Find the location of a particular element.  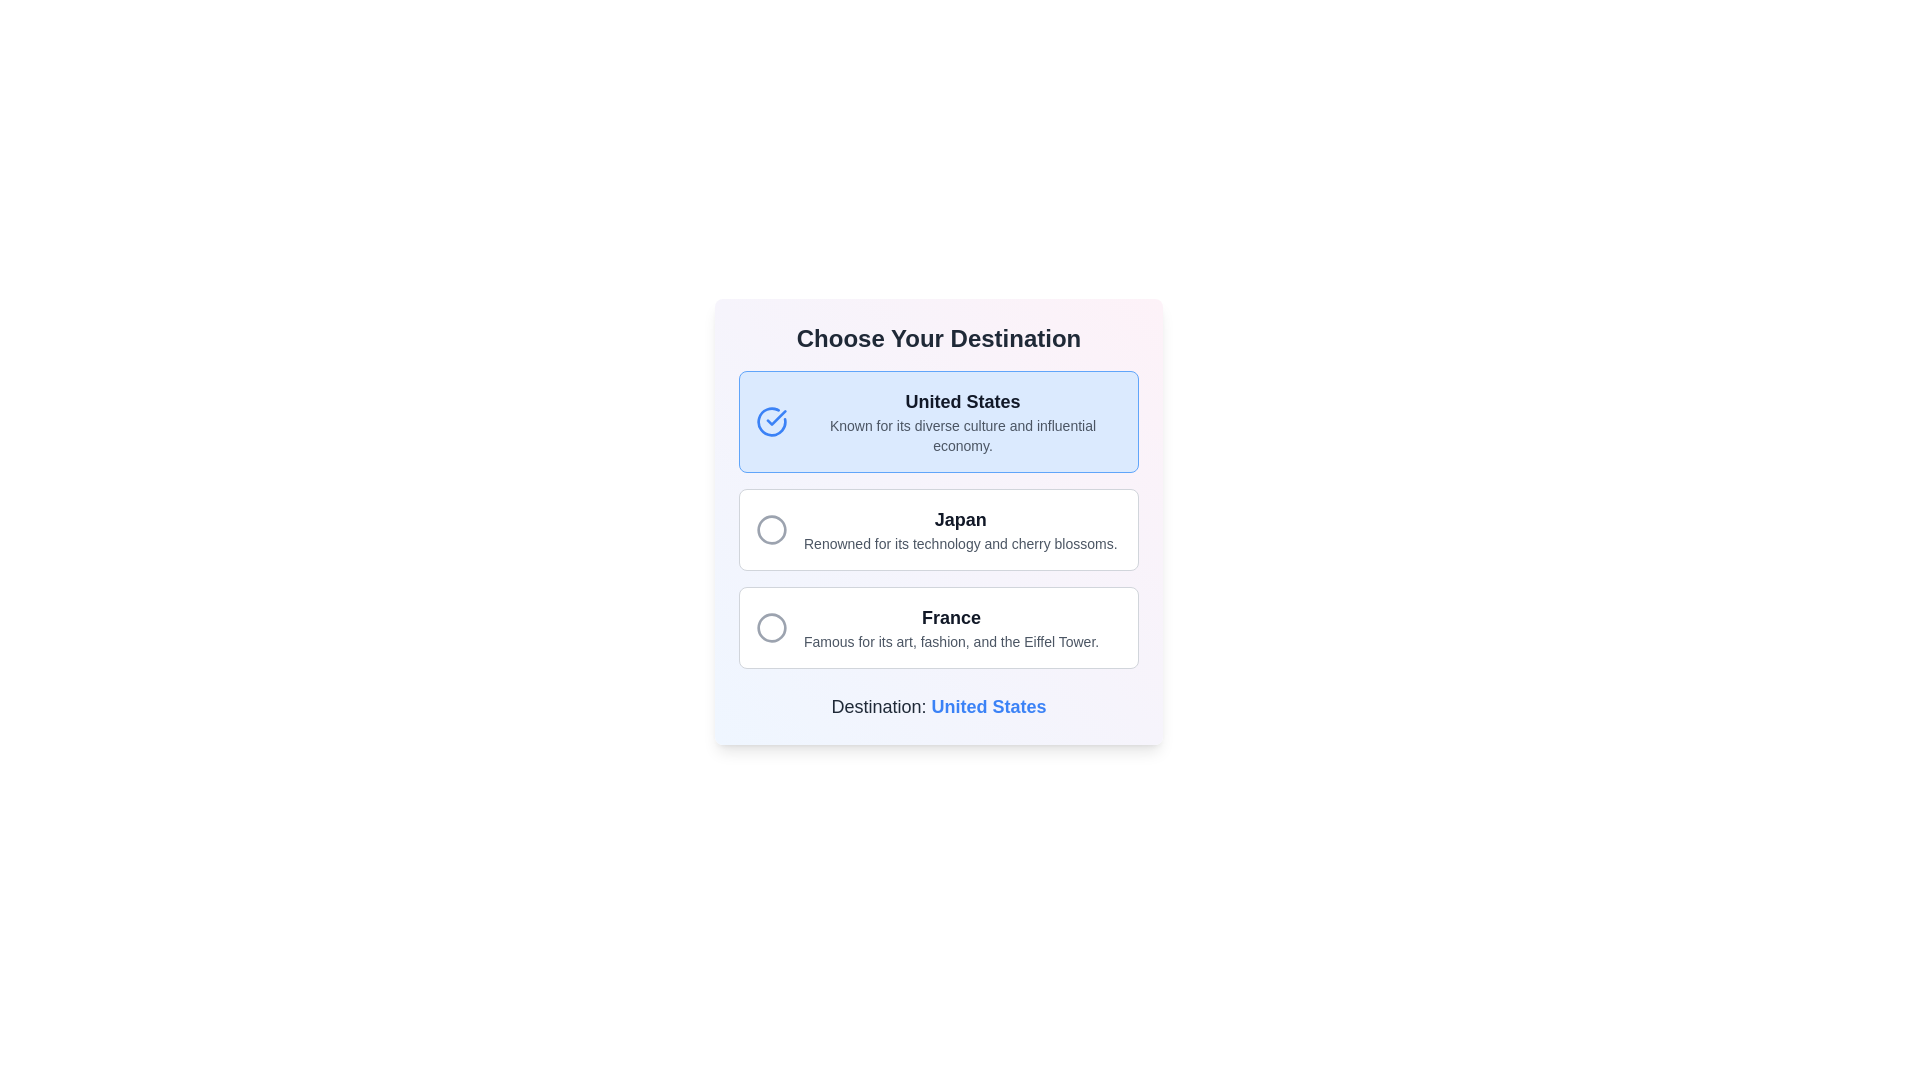

SVG properties of the selection indicator for the 'United States' option, which visually indicates that this option is active is located at coordinates (771, 420).